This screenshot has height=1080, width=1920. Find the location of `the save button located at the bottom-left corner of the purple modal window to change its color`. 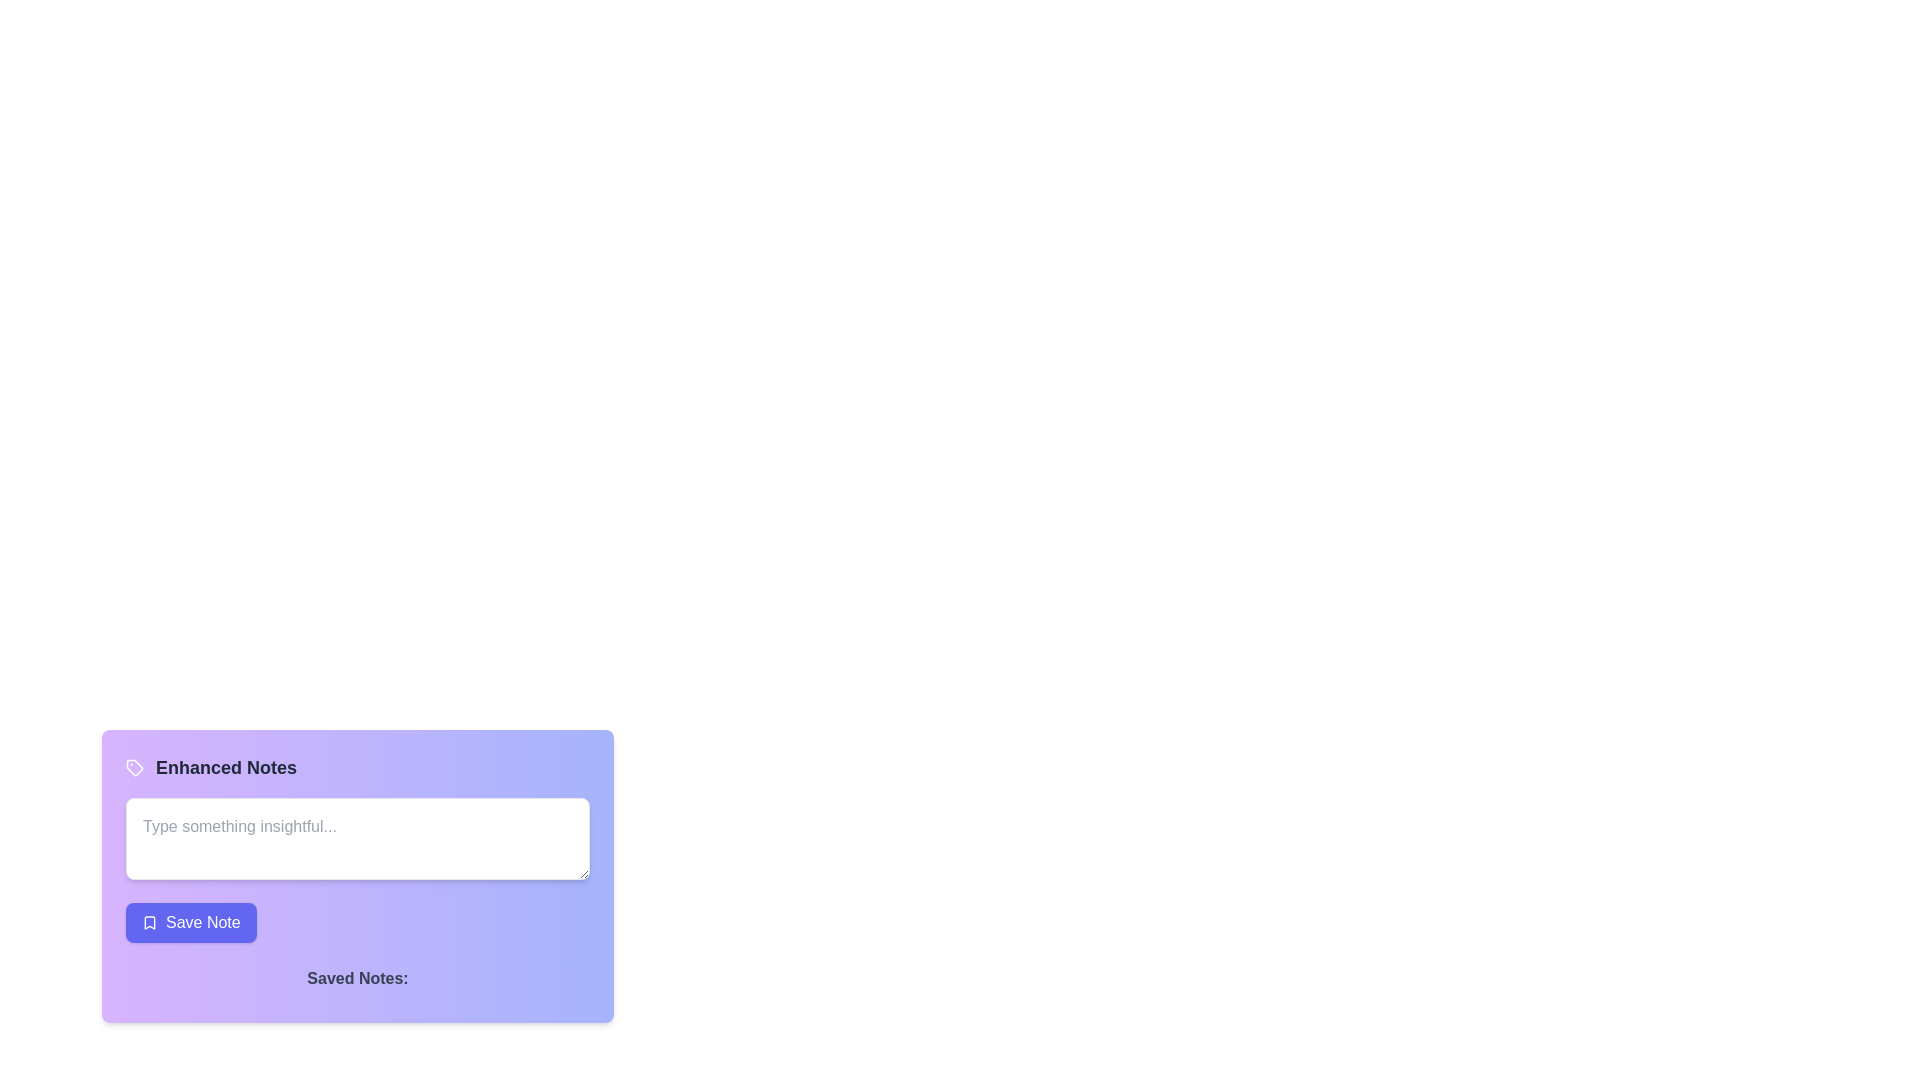

the save button located at the bottom-left corner of the purple modal window to change its color is located at coordinates (191, 922).